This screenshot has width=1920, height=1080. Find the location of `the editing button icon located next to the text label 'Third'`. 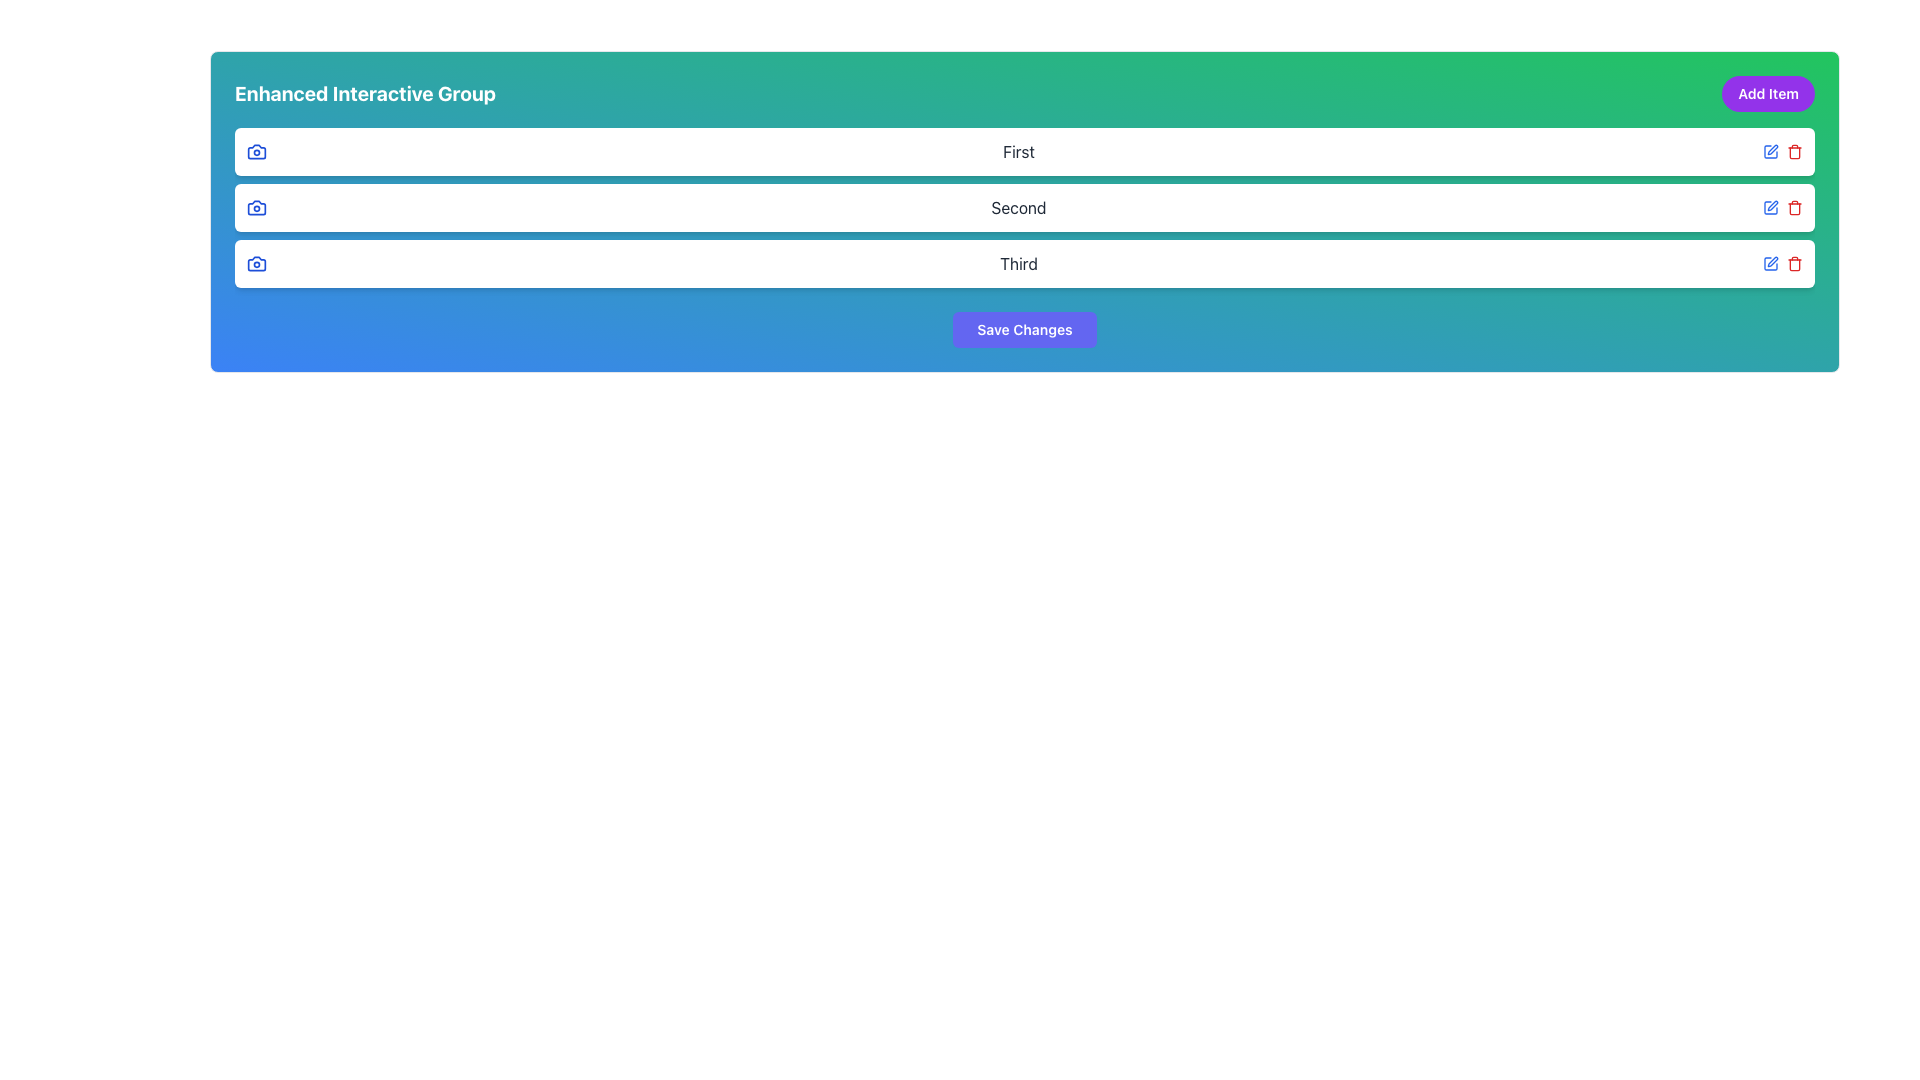

the editing button icon located next to the text label 'Third' is located at coordinates (1772, 261).